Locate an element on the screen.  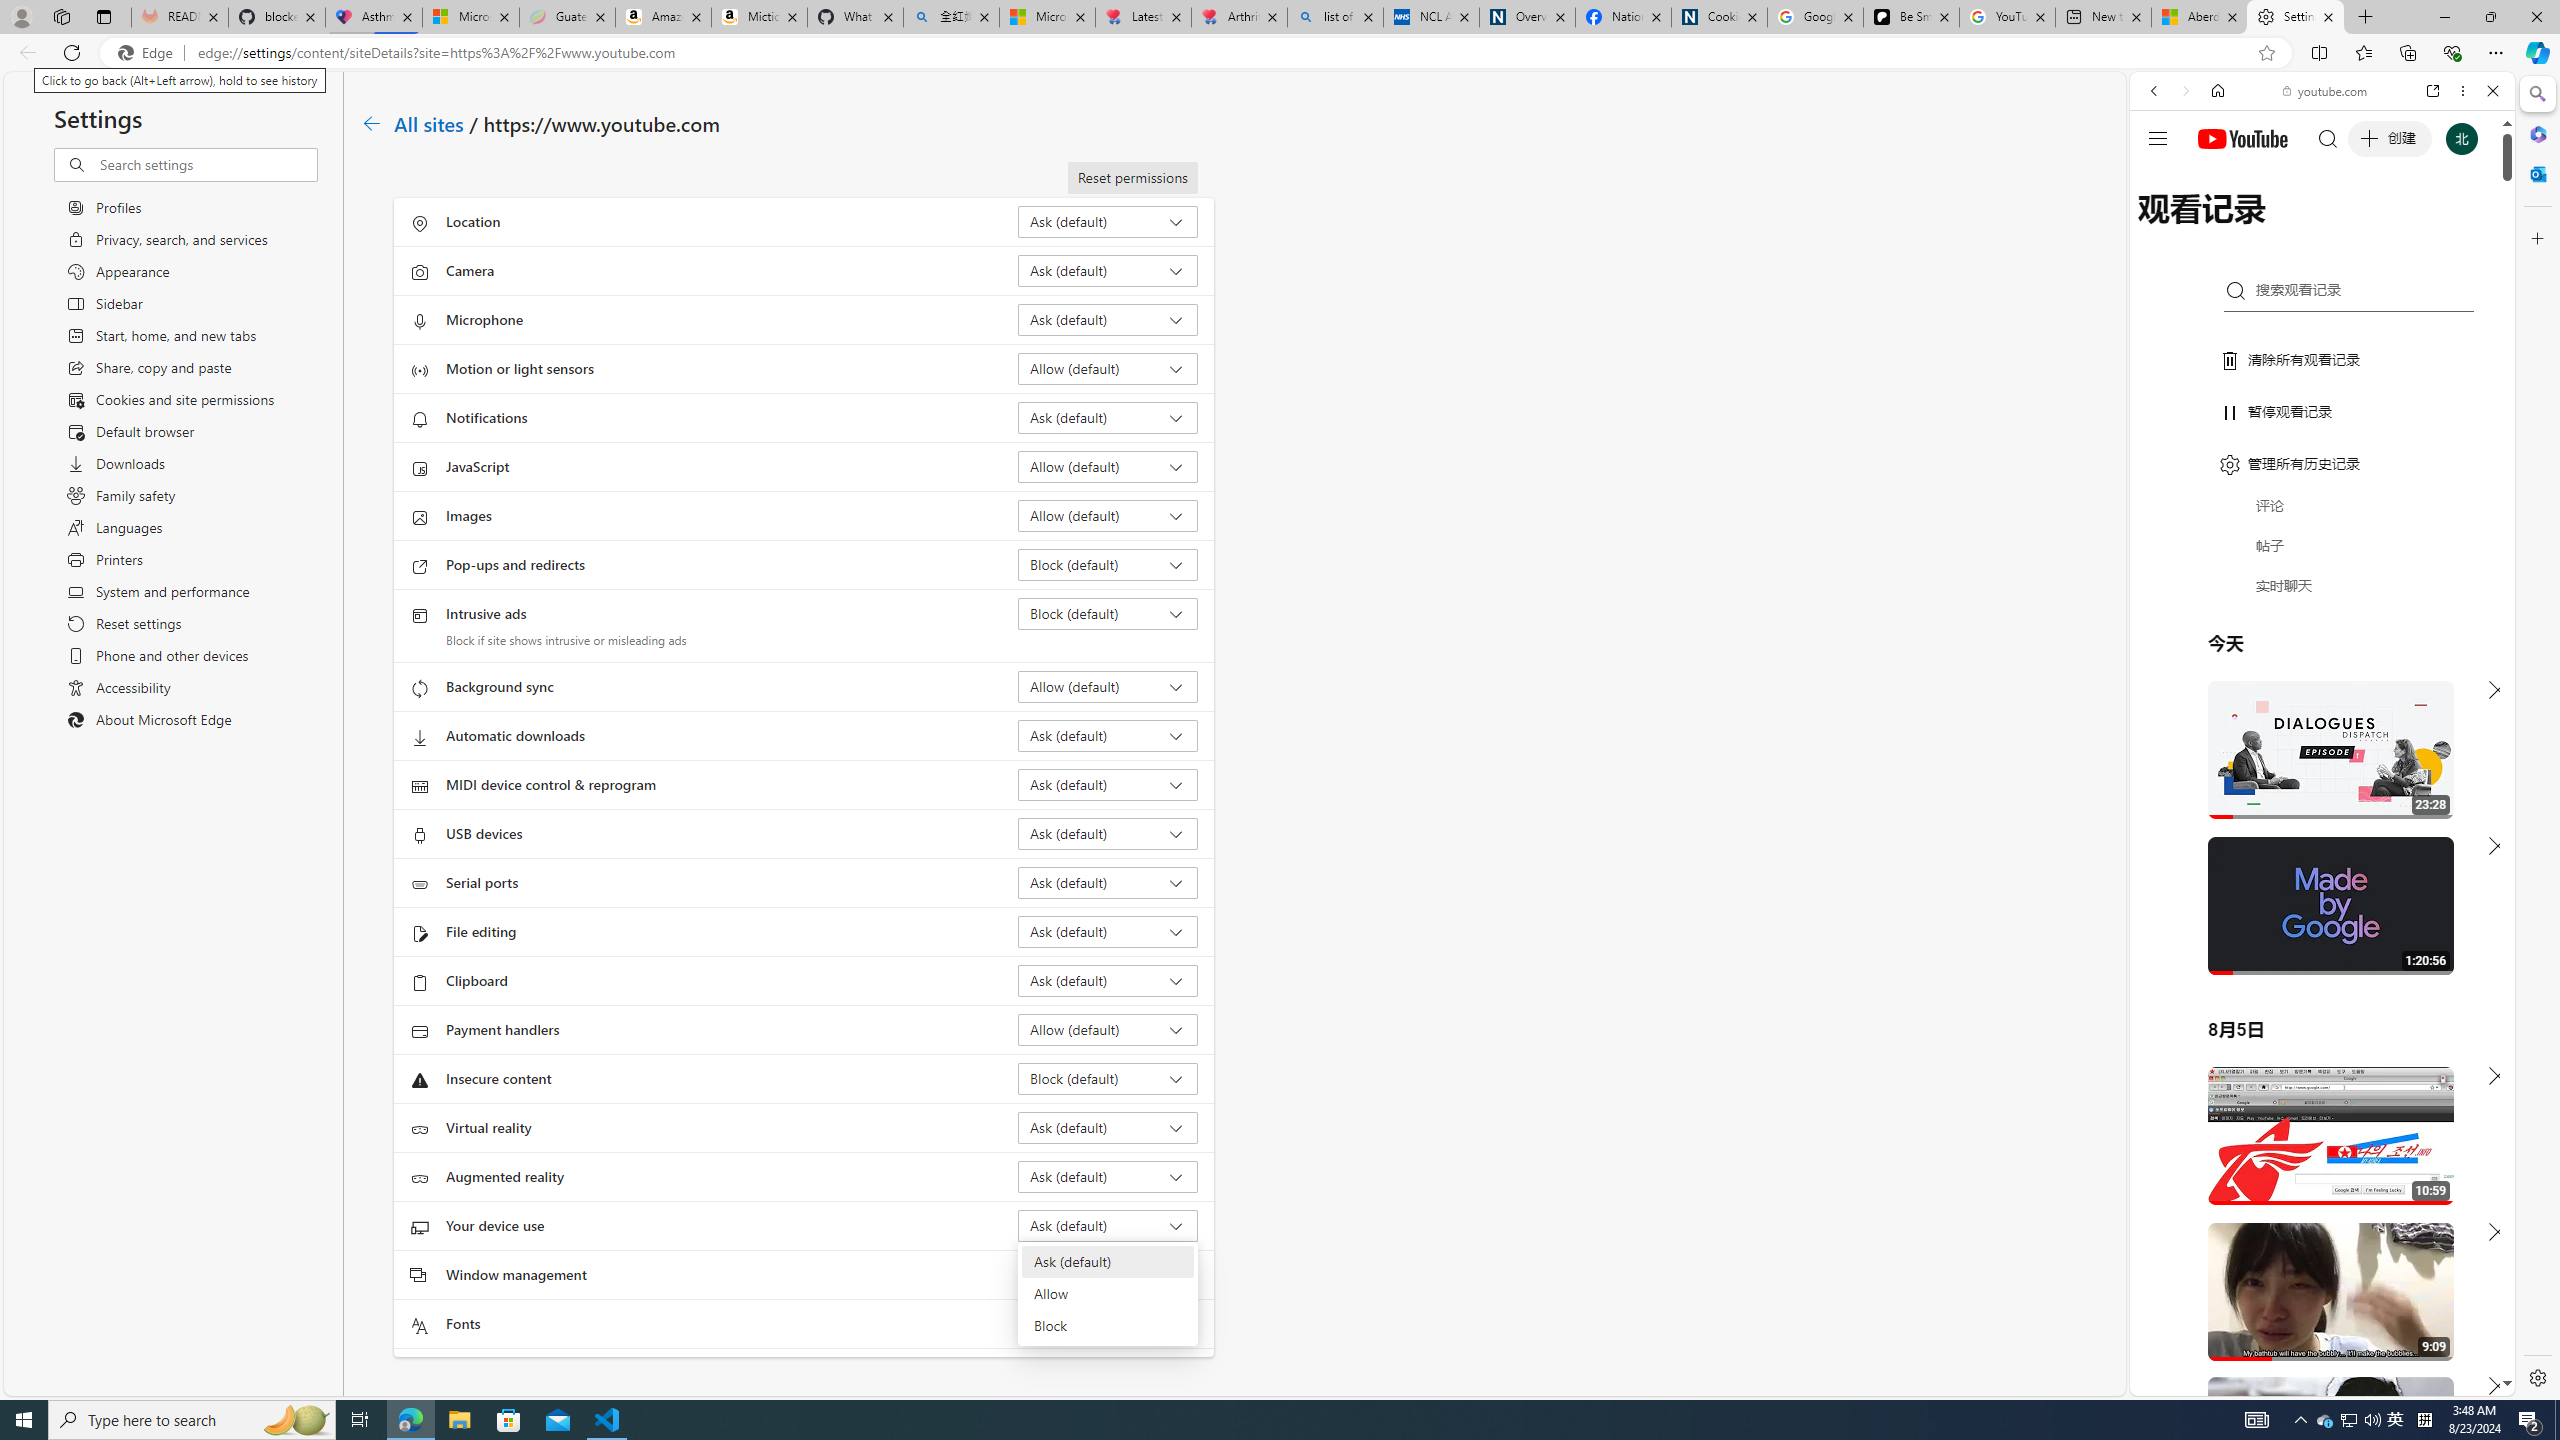
'Notifications Ask (default)' is located at coordinates (1108, 417).